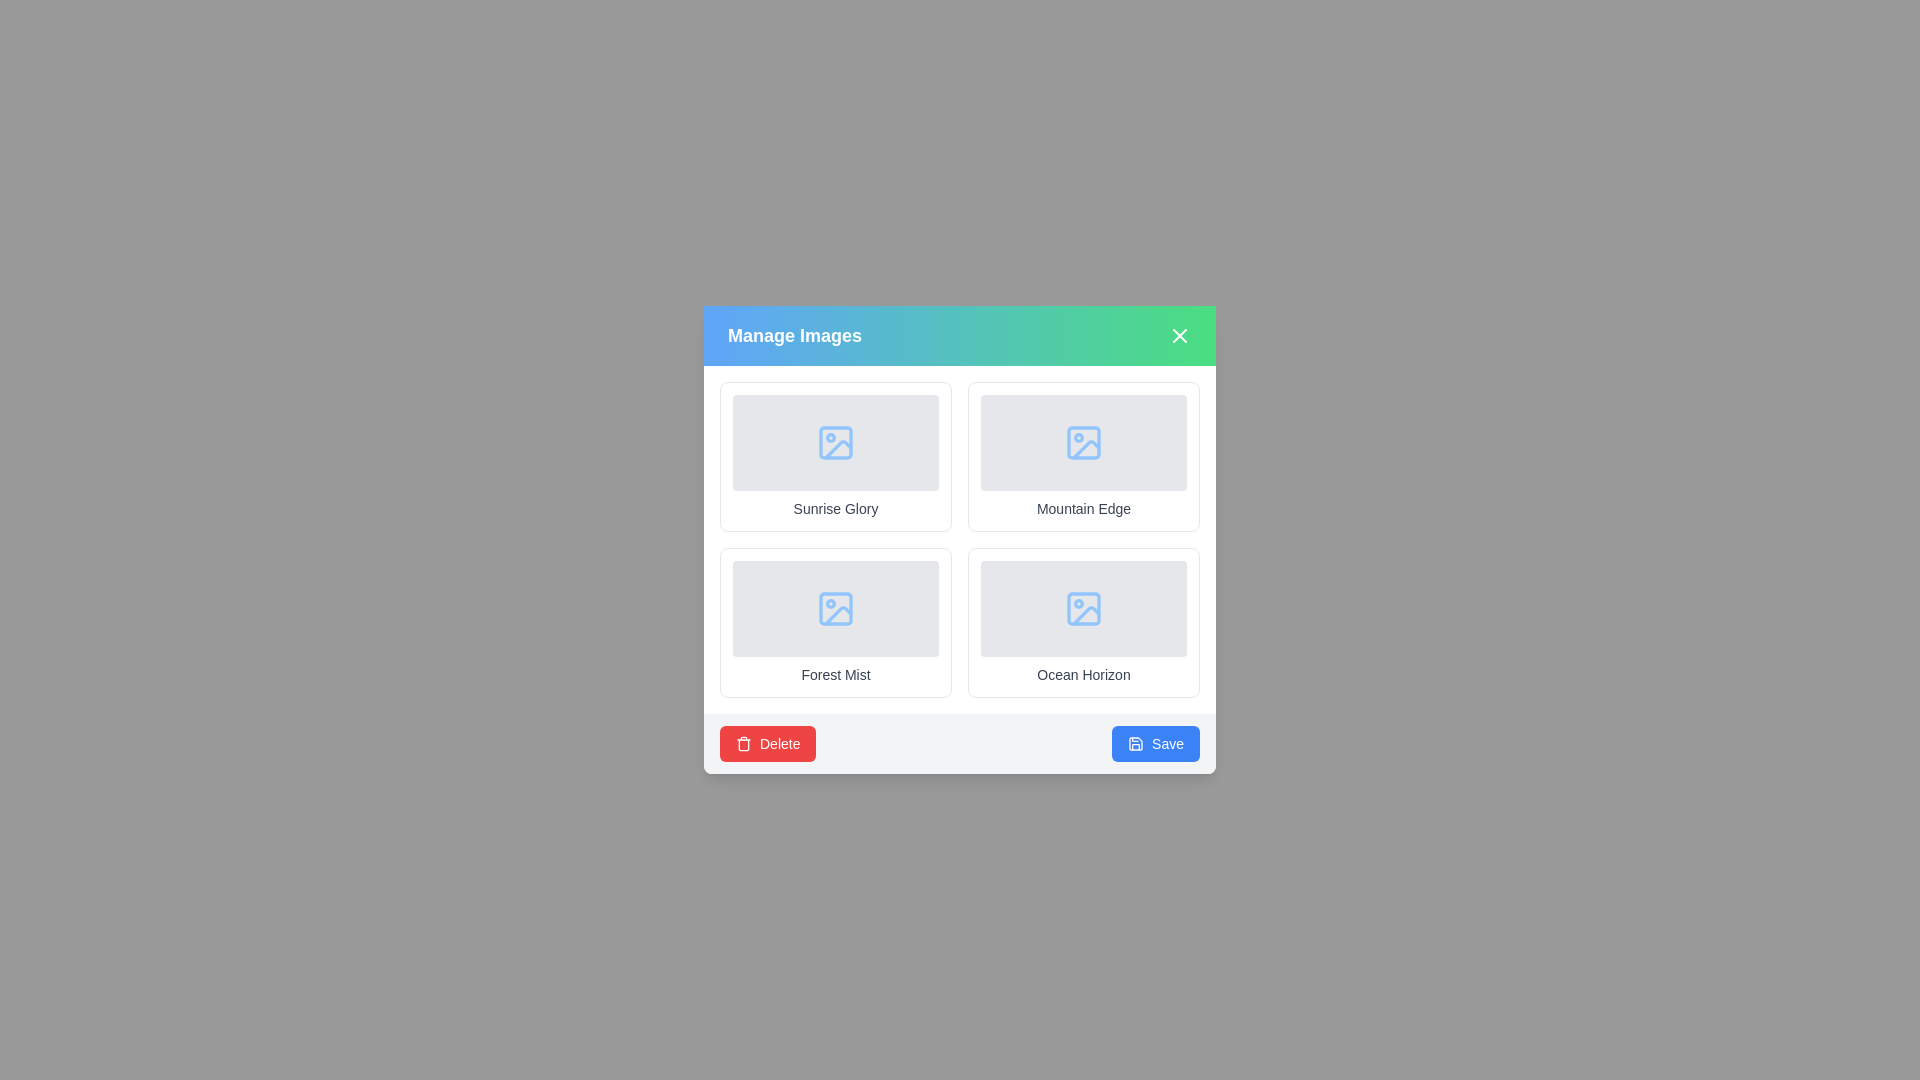  Describe the element at coordinates (835, 442) in the screenshot. I see `the icon labeled 'Sunrise Glory' located at the top-left of the grid in the 'Manage Images' modal` at that location.